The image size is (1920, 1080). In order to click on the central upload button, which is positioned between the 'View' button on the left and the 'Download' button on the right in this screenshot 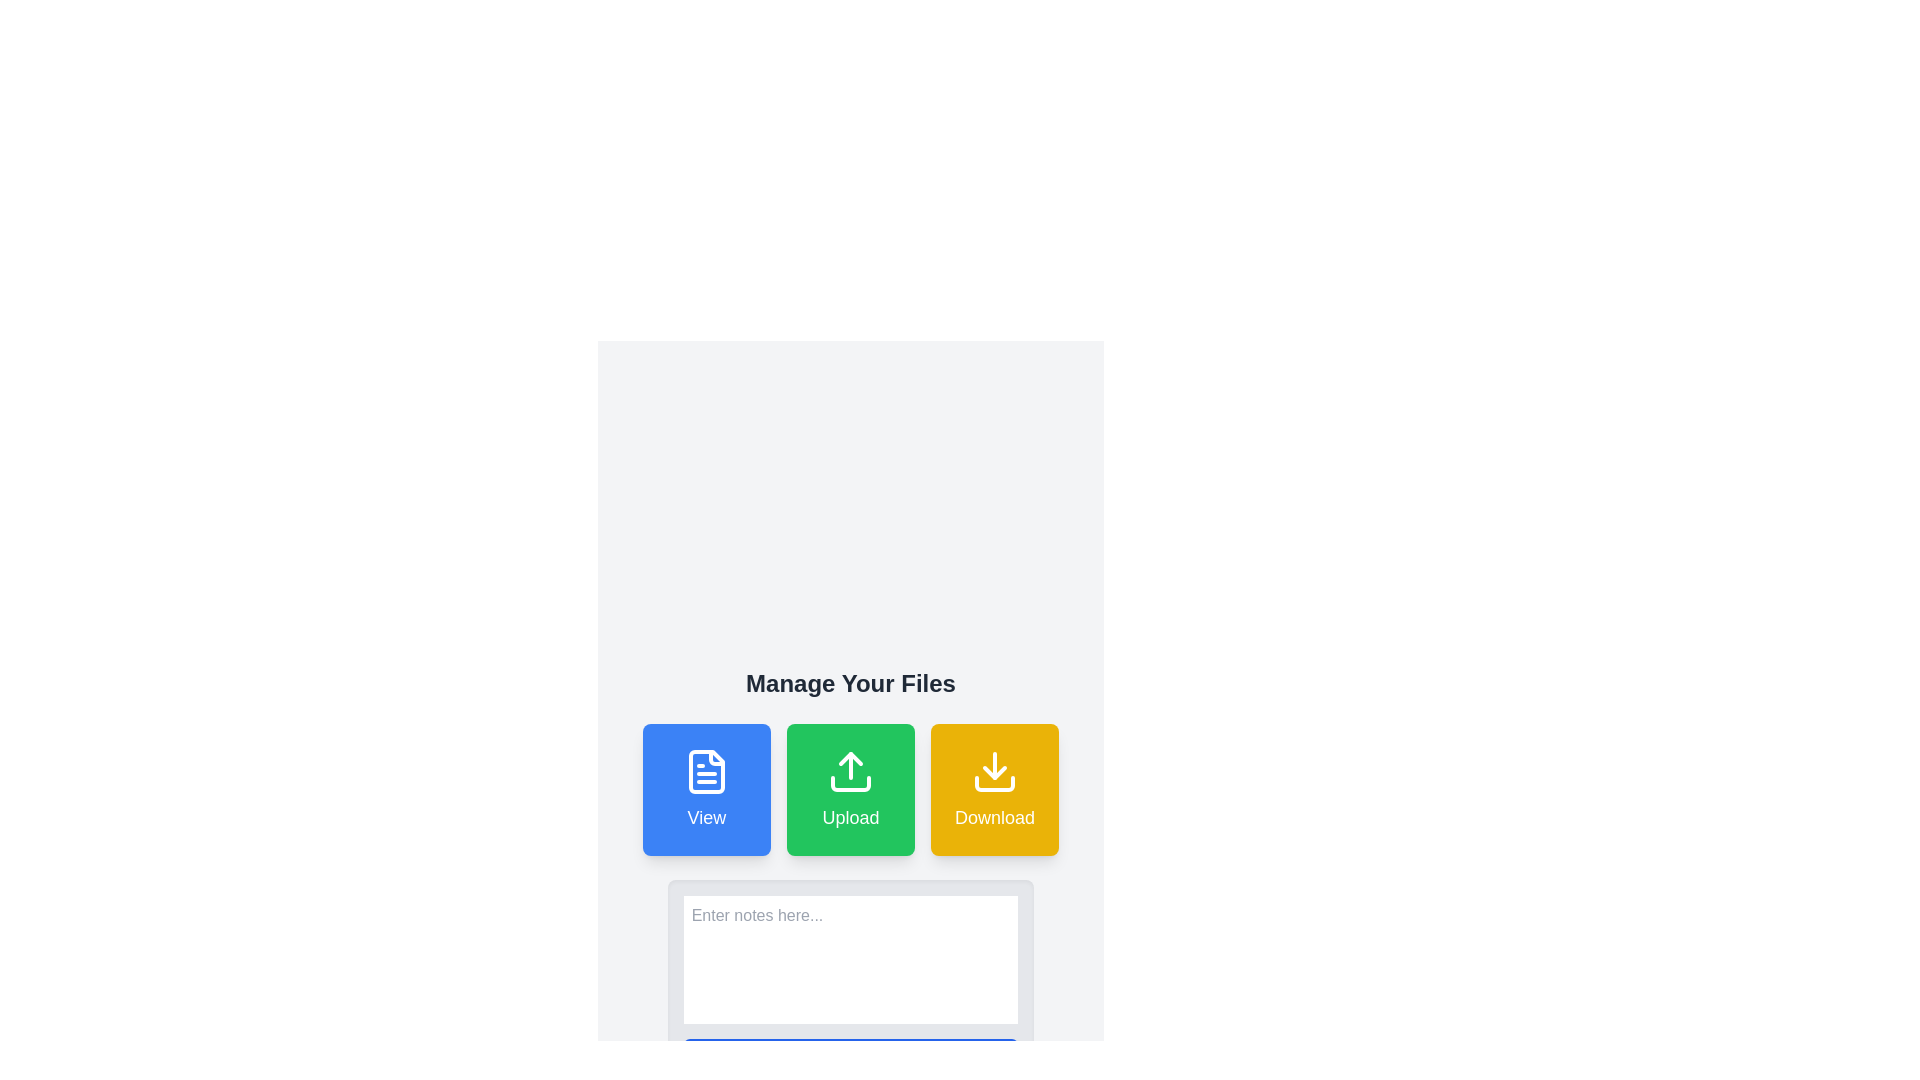, I will do `click(850, 788)`.